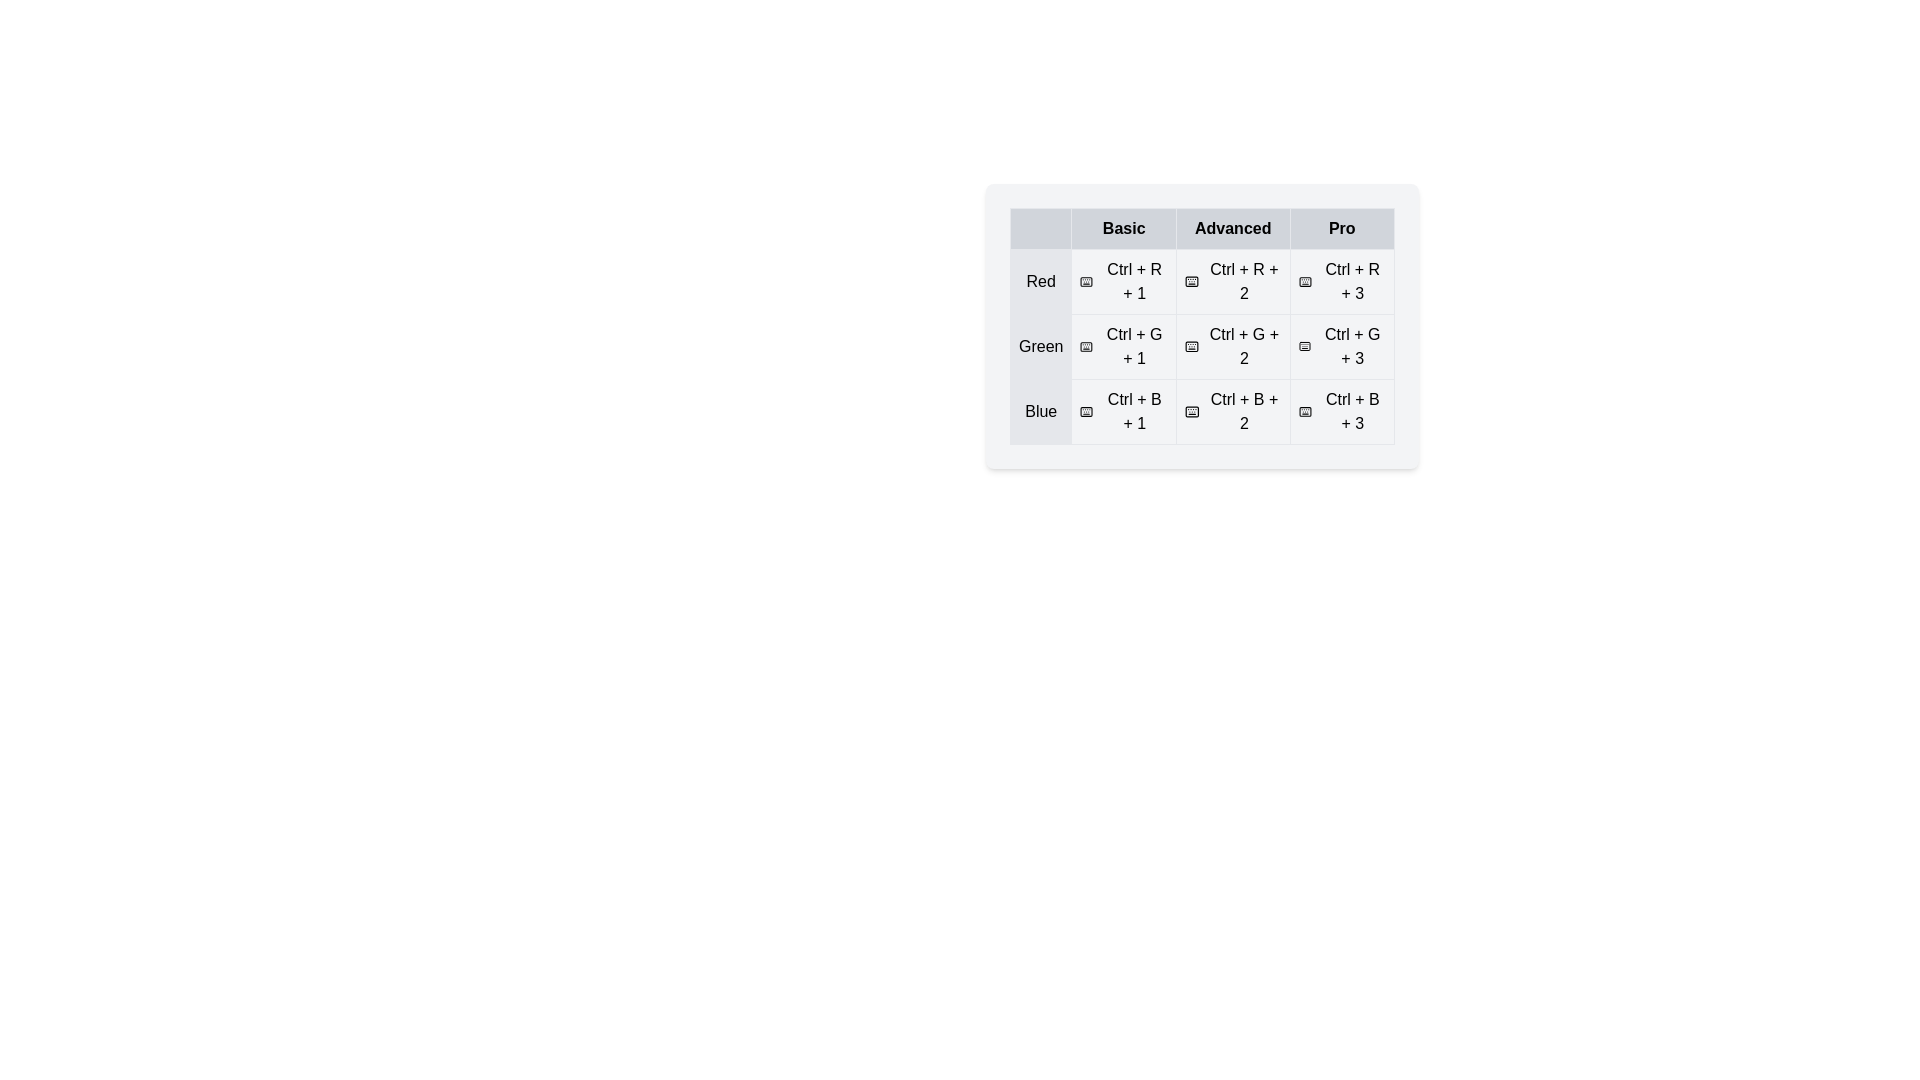 The width and height of the screenshot is (1920, 1080). I want to click on the keyboard input icon located in the first cell of the 'Blue' row under the 'Basic' column, which indicates the action 'Ctrl + B + 1', so click(1086, 411).